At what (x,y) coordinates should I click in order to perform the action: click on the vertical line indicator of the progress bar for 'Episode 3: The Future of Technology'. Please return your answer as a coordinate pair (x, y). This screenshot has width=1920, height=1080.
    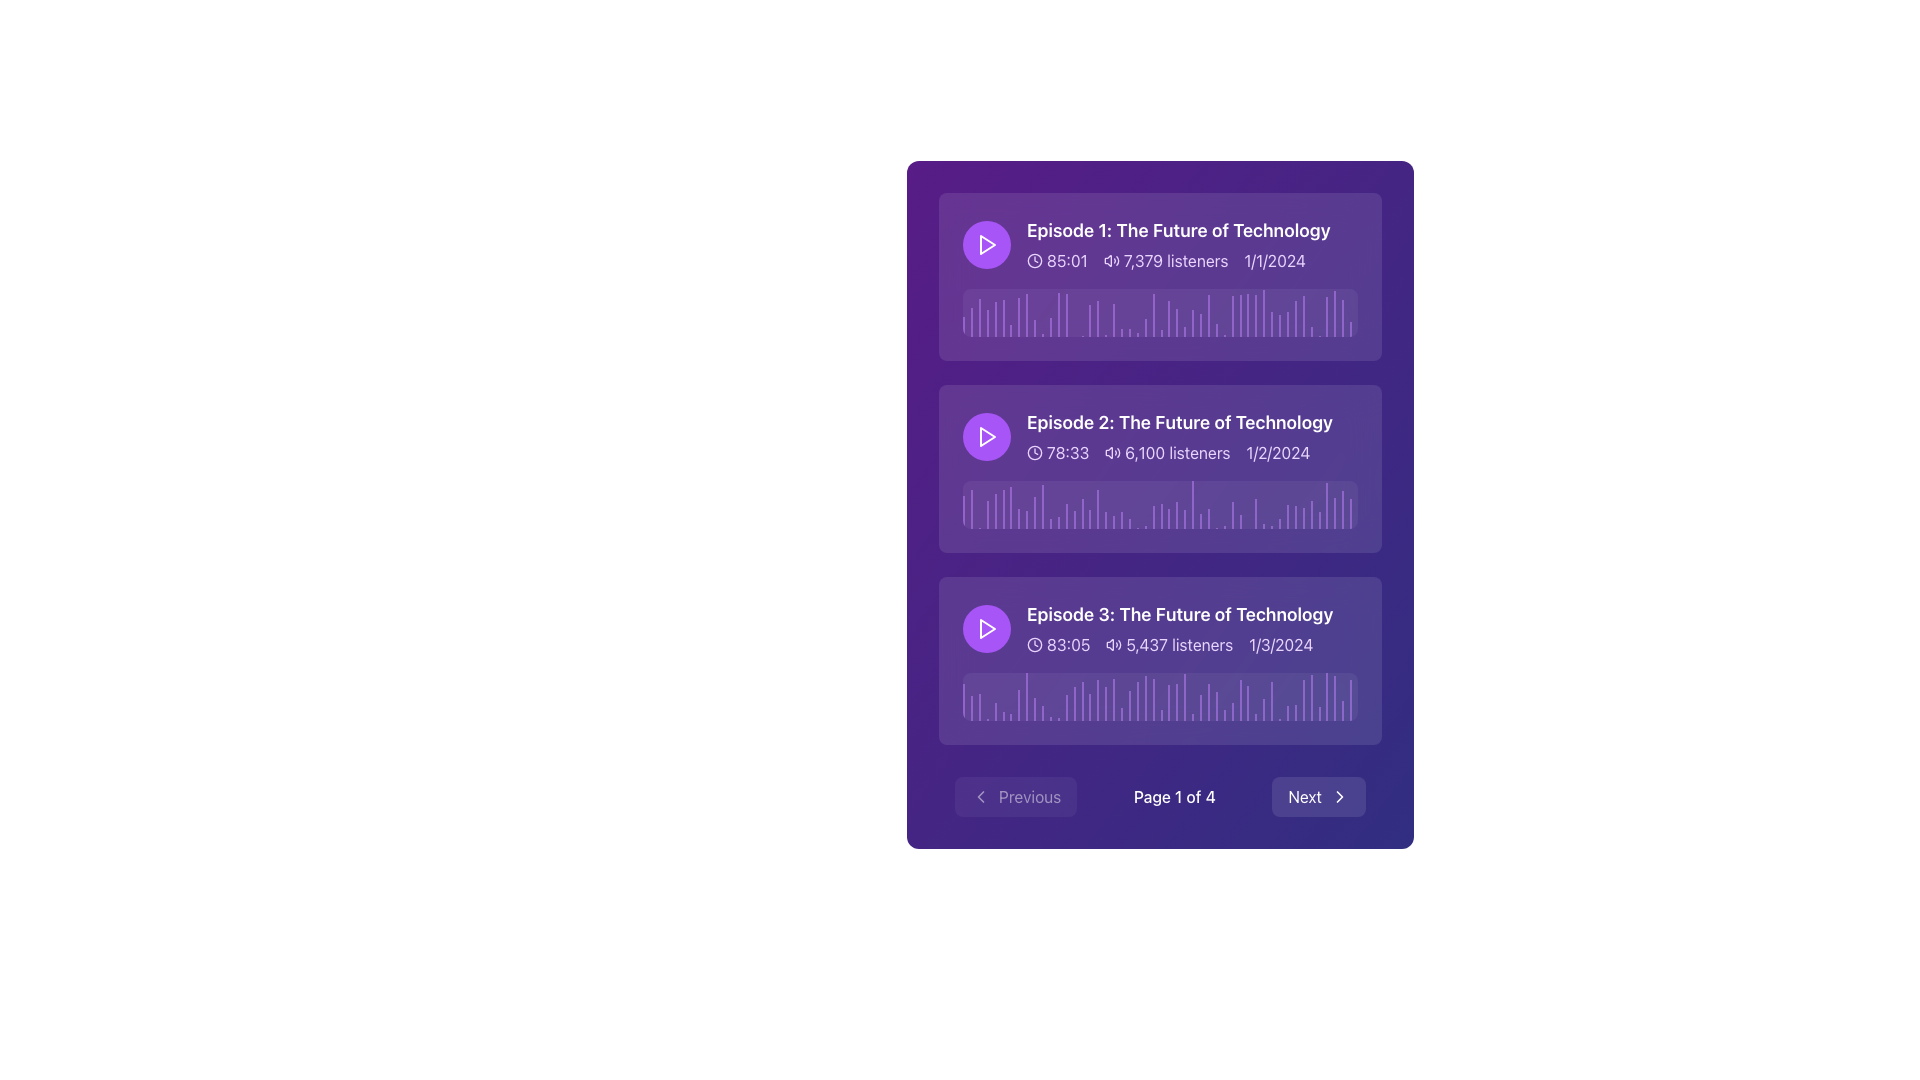
    Looking at the image, I should click on (1271, 700).